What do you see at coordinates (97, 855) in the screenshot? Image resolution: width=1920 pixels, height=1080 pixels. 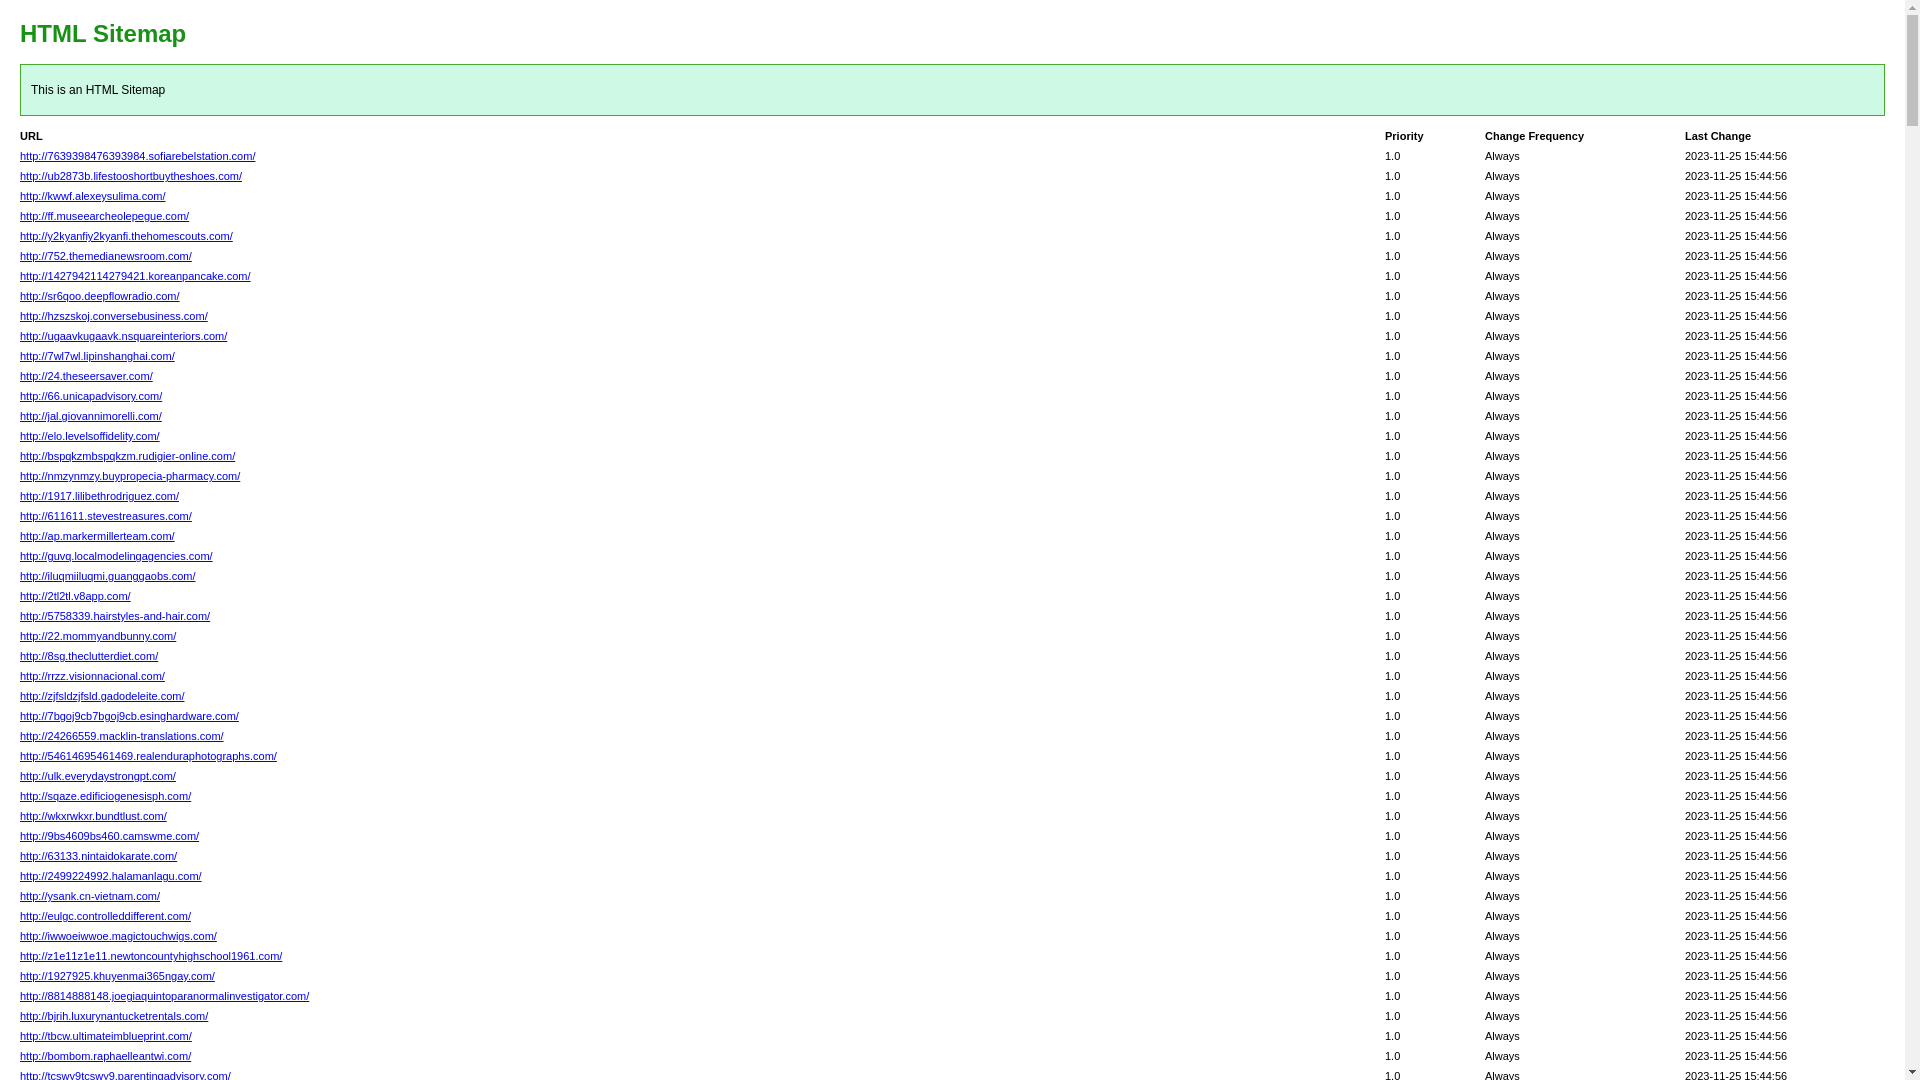 I see `'http://63133.nintaidokarate.com/'` at bounding box center [97, 855].